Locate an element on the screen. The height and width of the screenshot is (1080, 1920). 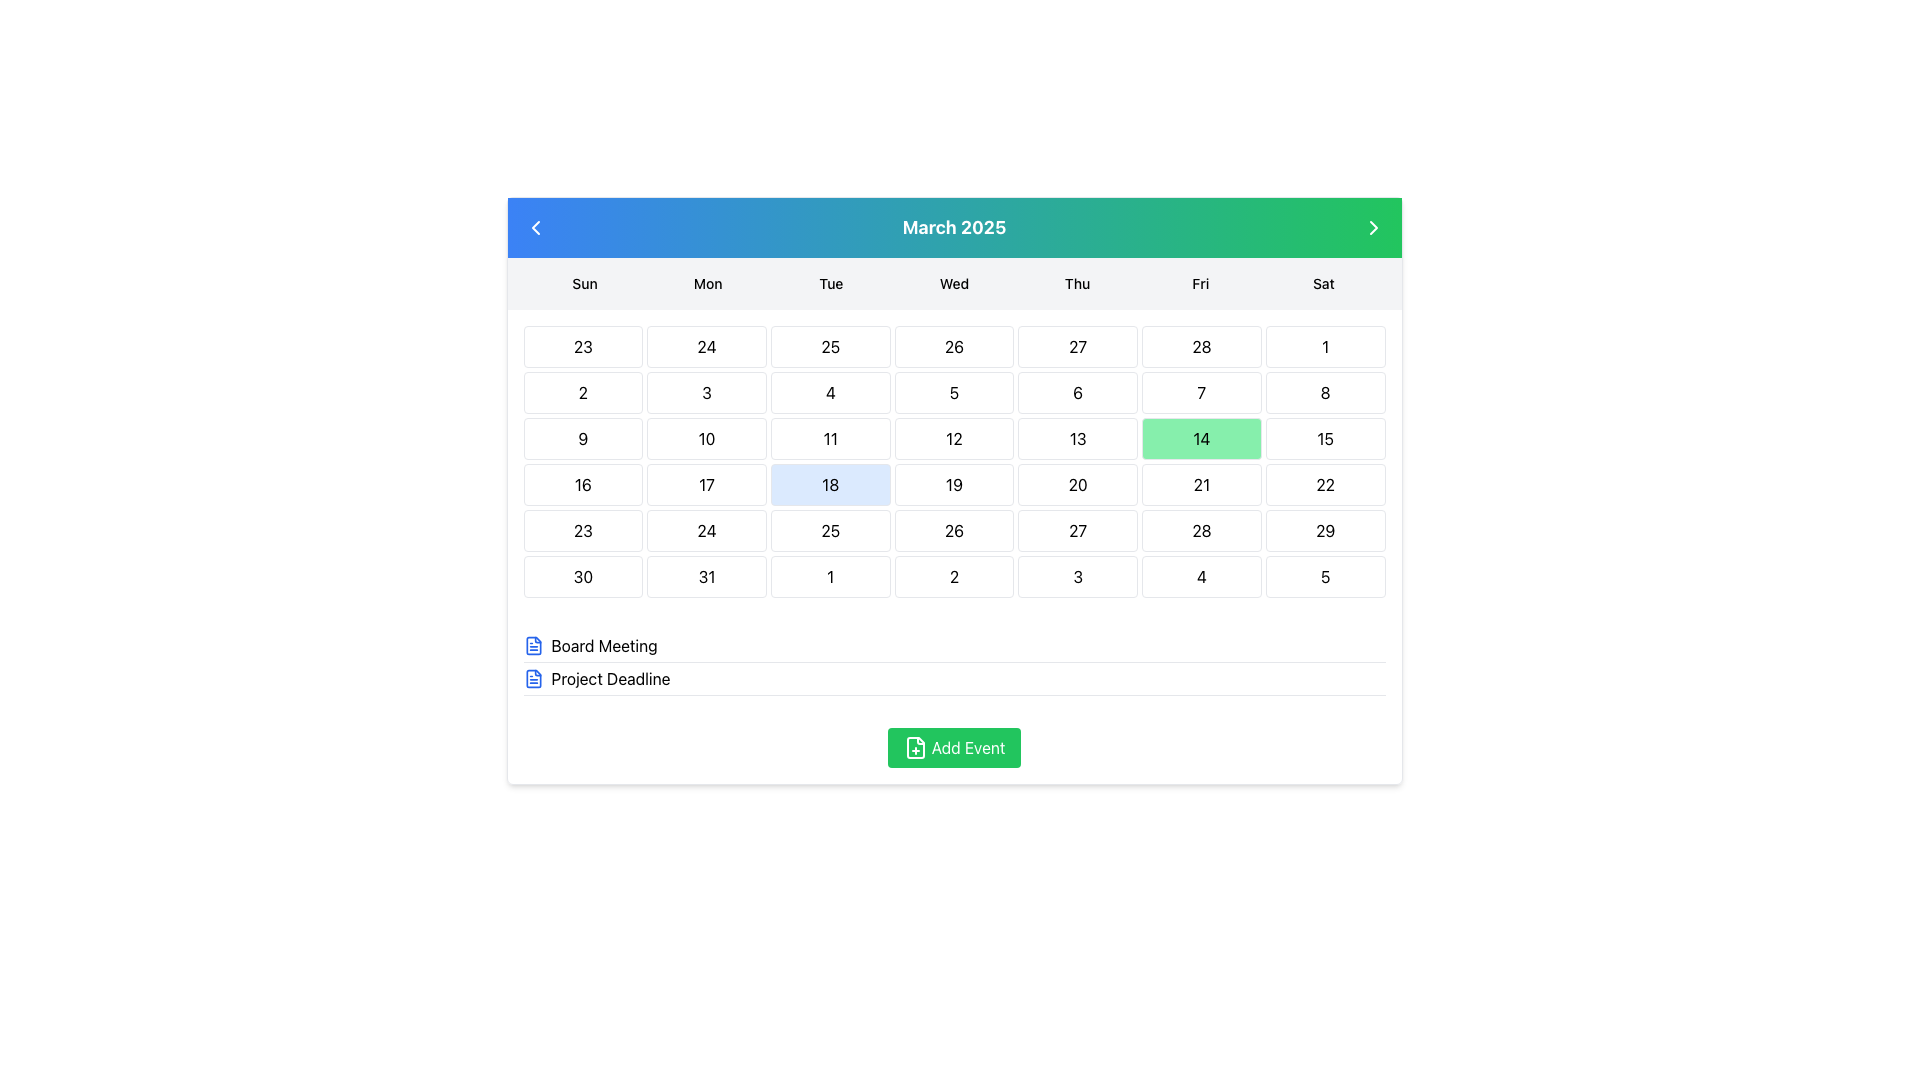
the calendar day cell representing the date '29' in March 2025, located in the last row and sixth column of the calendar layout is located at coordinates (1325, 530).